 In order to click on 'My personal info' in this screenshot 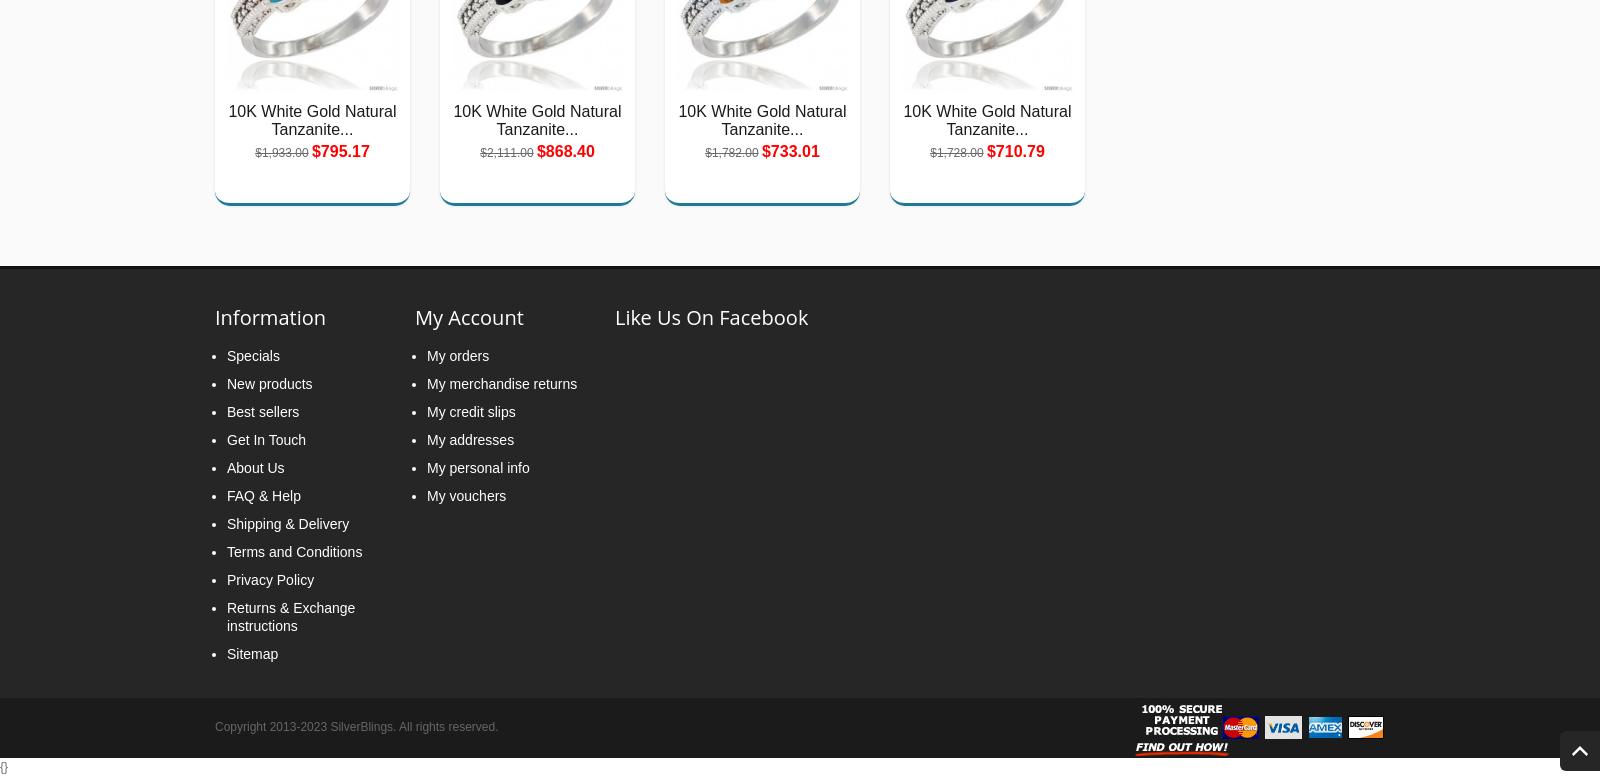, I will do `click(426, 466)`.